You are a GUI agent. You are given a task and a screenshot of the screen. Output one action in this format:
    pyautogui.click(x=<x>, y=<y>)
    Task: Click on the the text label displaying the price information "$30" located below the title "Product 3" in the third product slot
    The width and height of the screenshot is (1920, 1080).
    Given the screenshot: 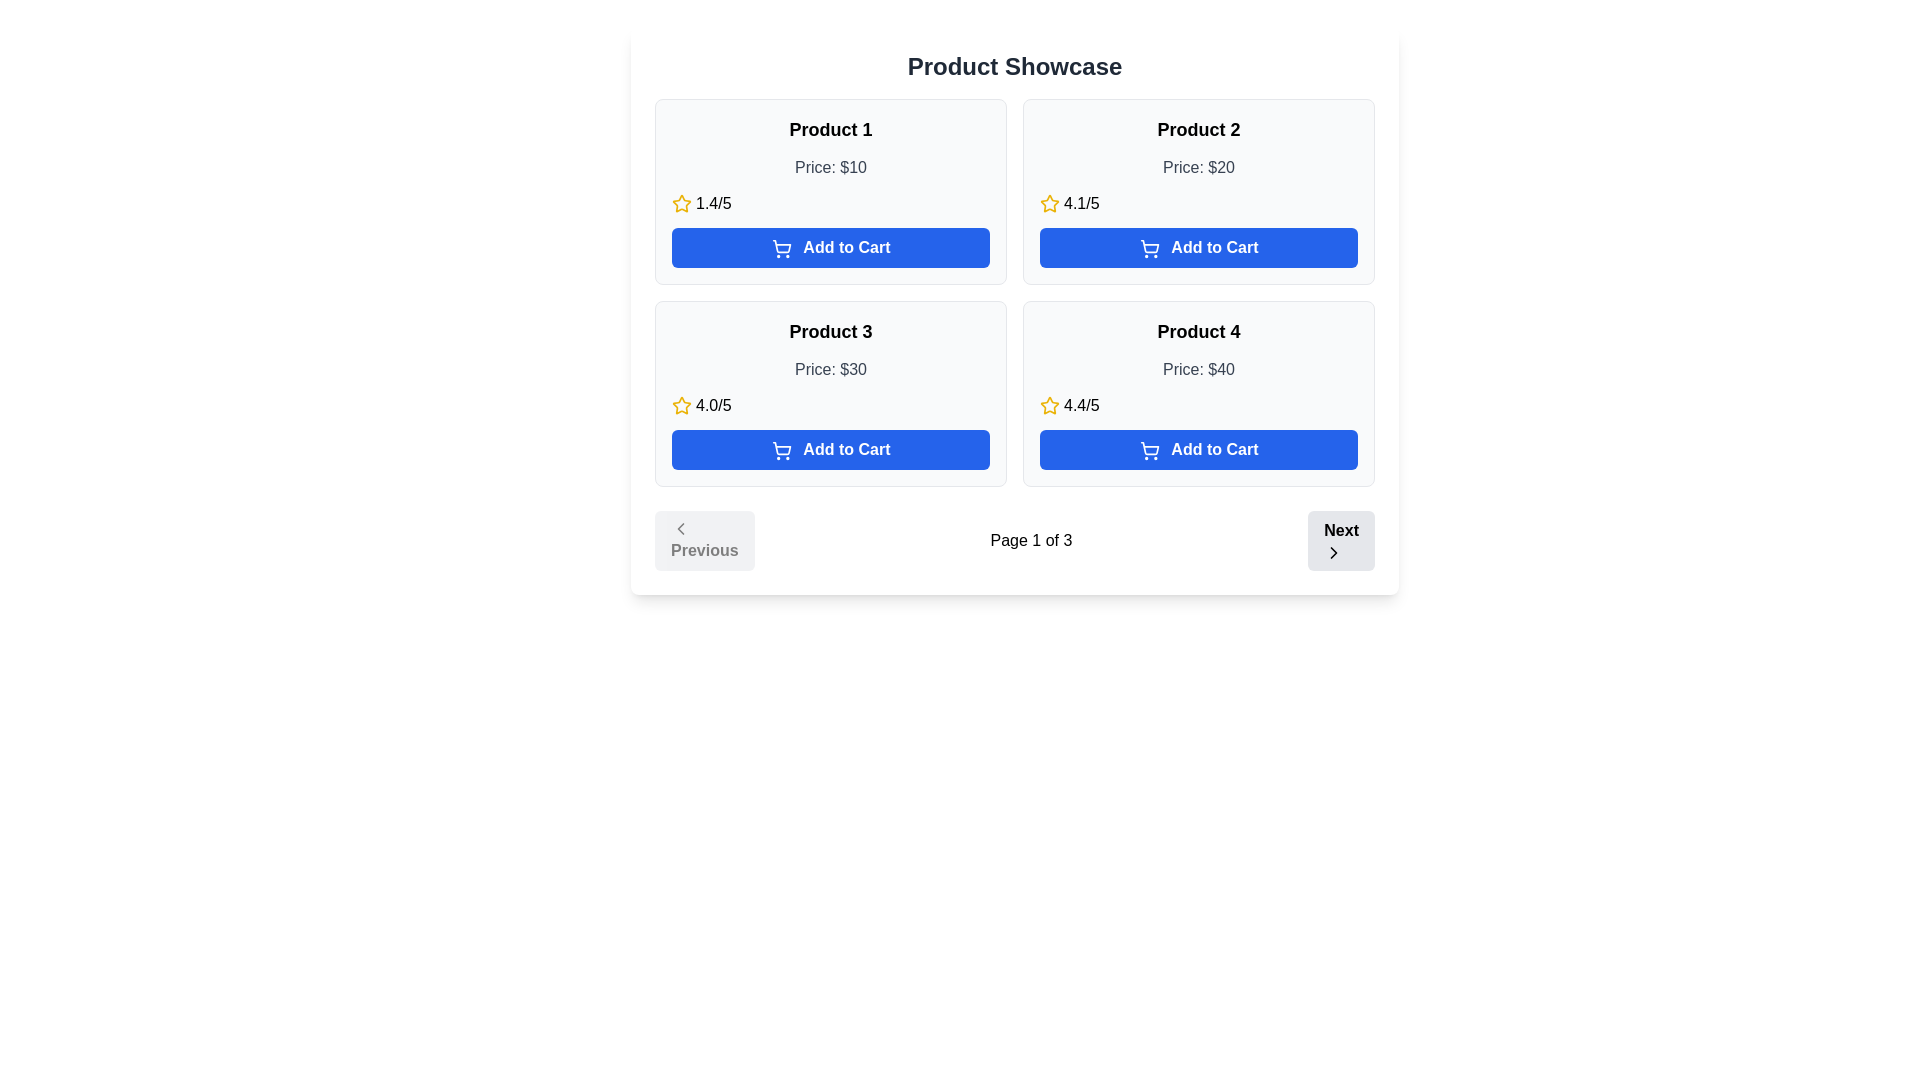 What is the action you would take?
    pyautogui.click(x=830, y=370)
    